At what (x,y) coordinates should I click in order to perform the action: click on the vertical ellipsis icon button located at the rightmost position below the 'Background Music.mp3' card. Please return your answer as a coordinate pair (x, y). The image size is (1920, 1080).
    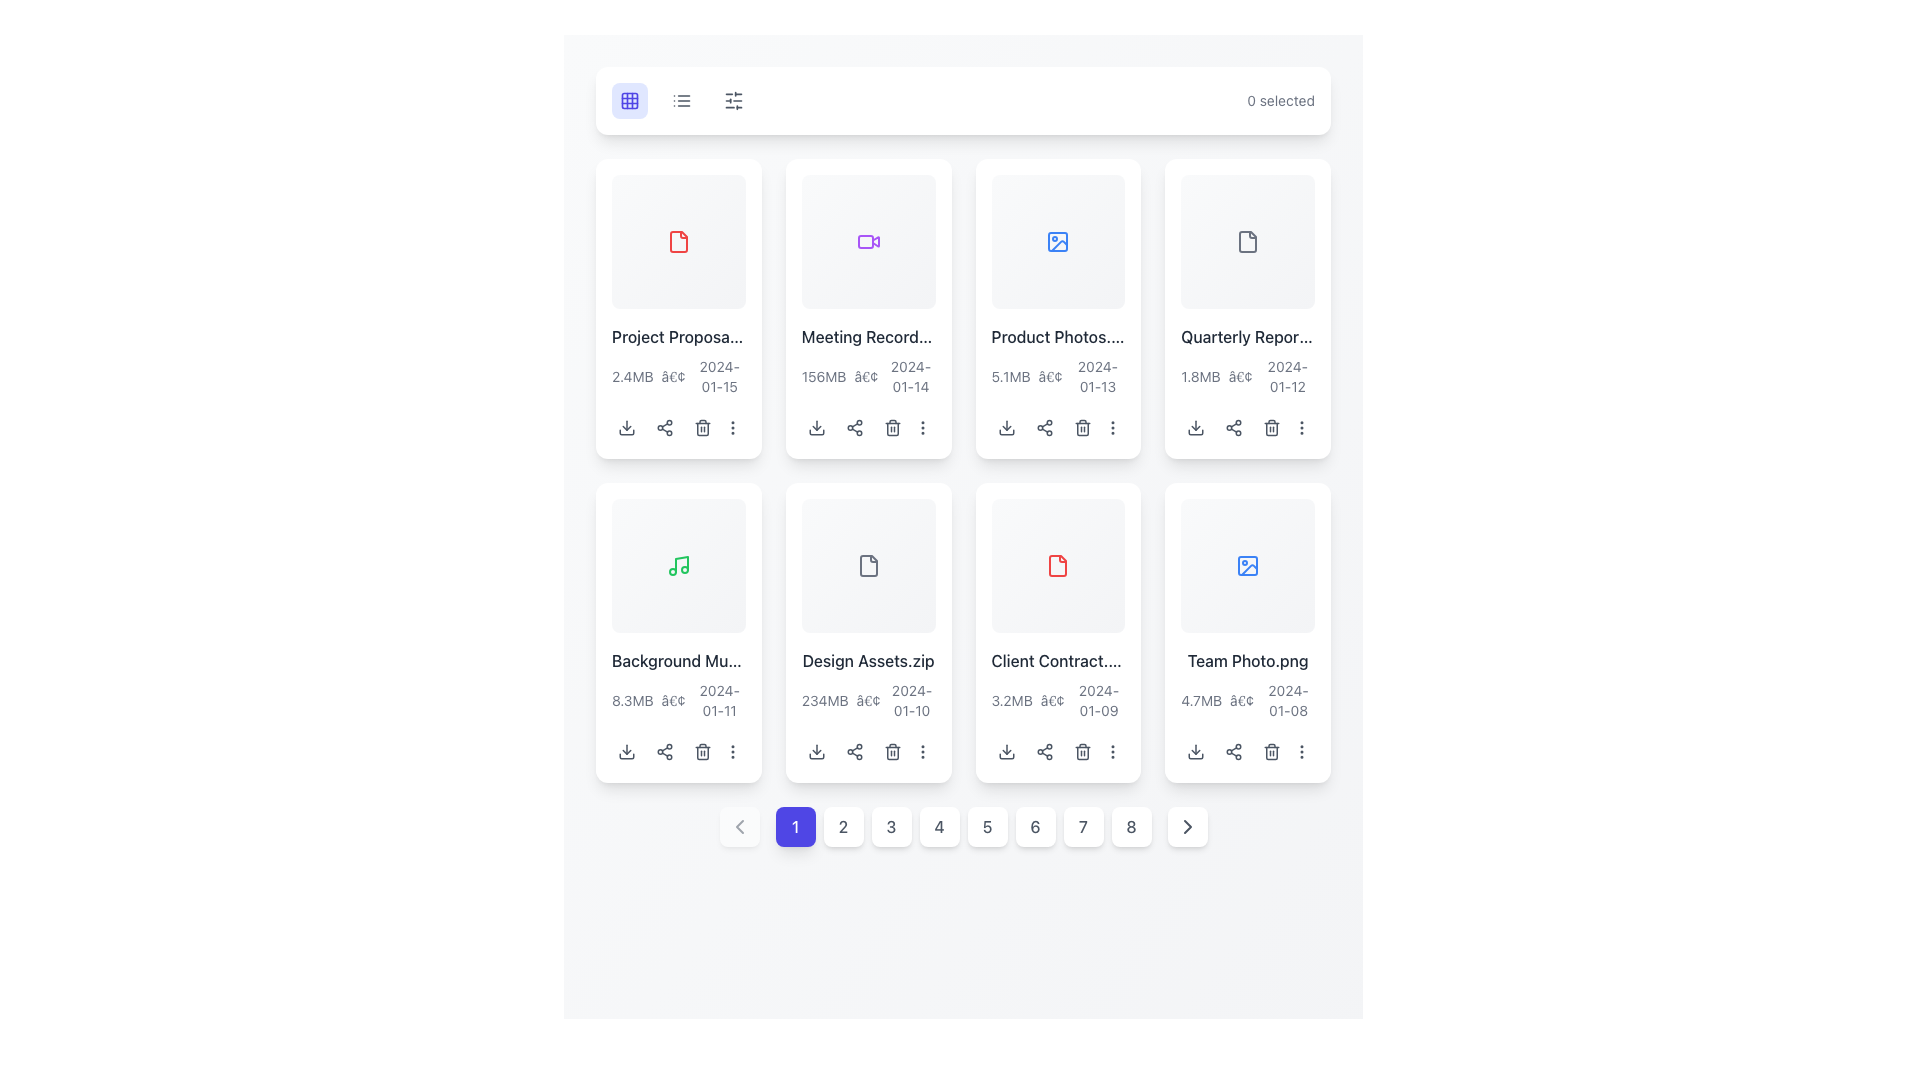
    Looking at the image, I should click on (732, 751).